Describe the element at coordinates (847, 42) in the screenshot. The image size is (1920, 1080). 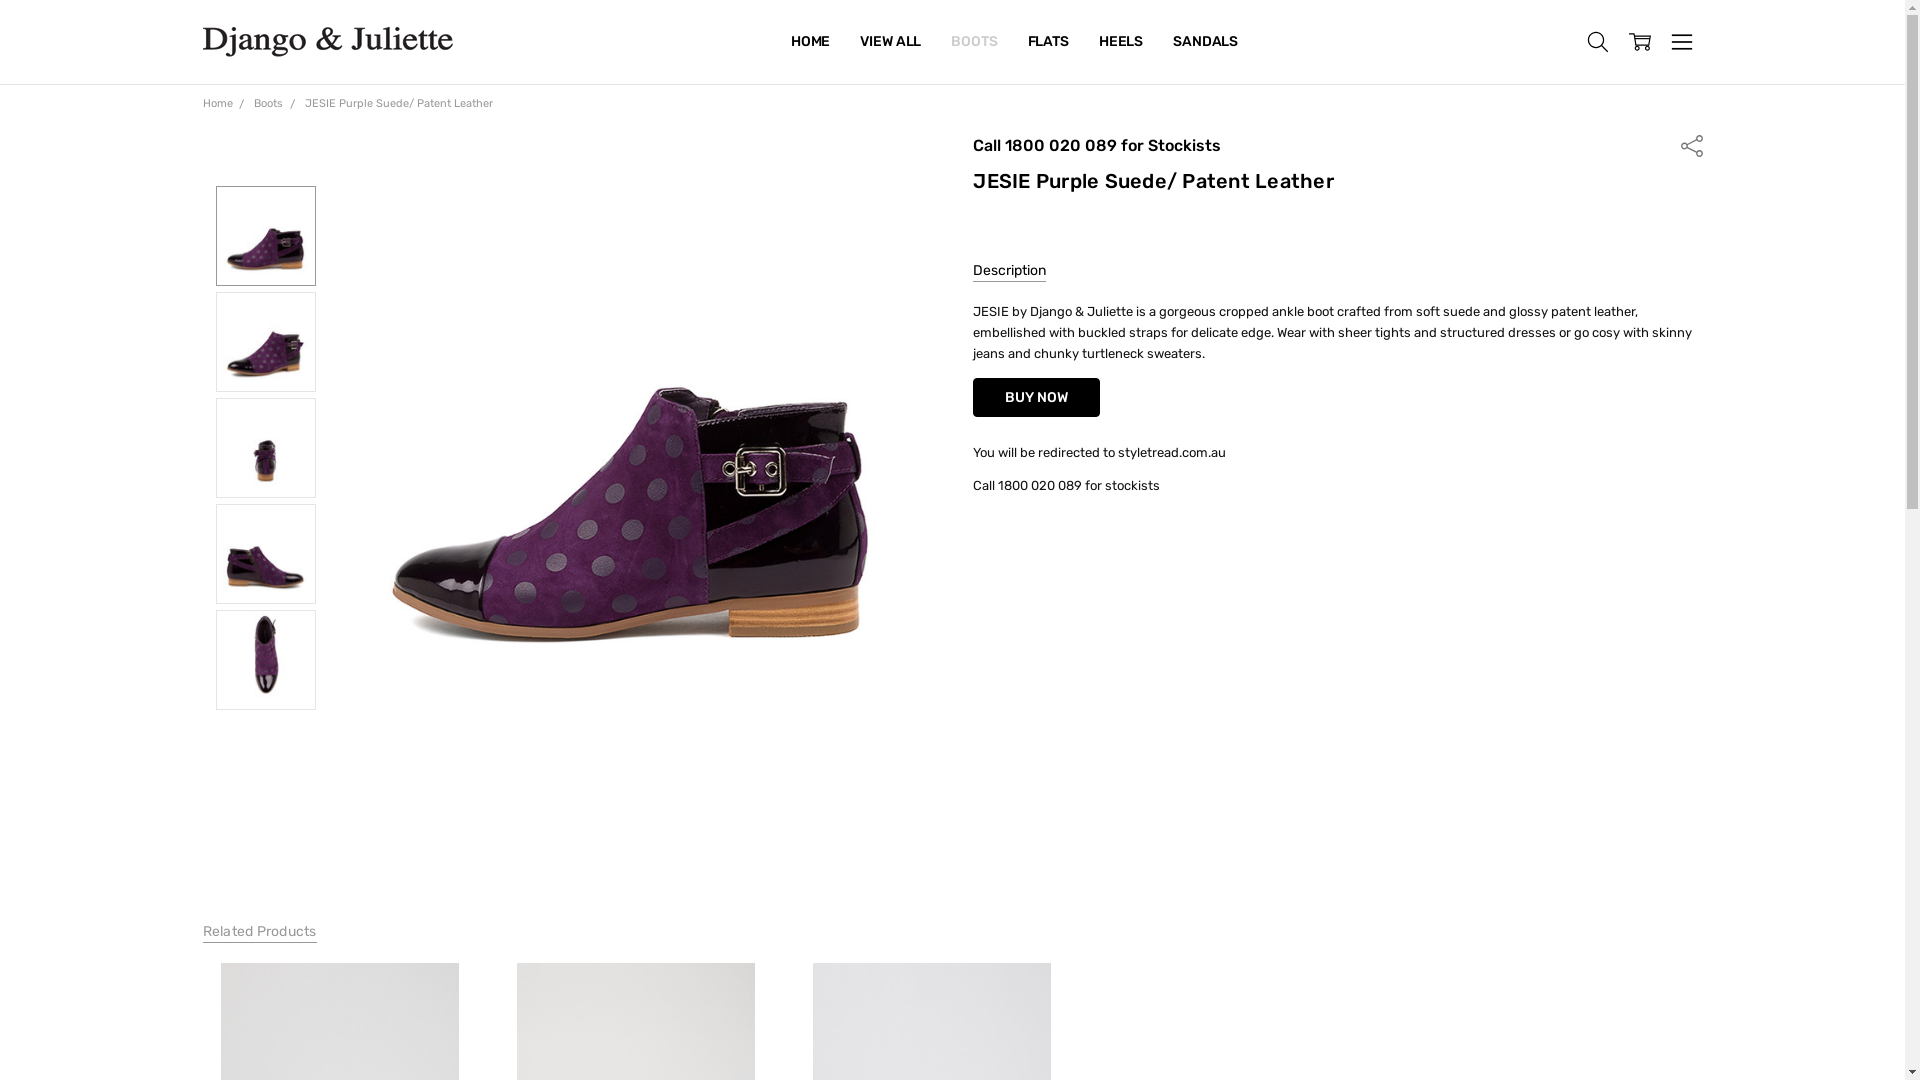
I see `'FIND A STOCKIST'` at that location.